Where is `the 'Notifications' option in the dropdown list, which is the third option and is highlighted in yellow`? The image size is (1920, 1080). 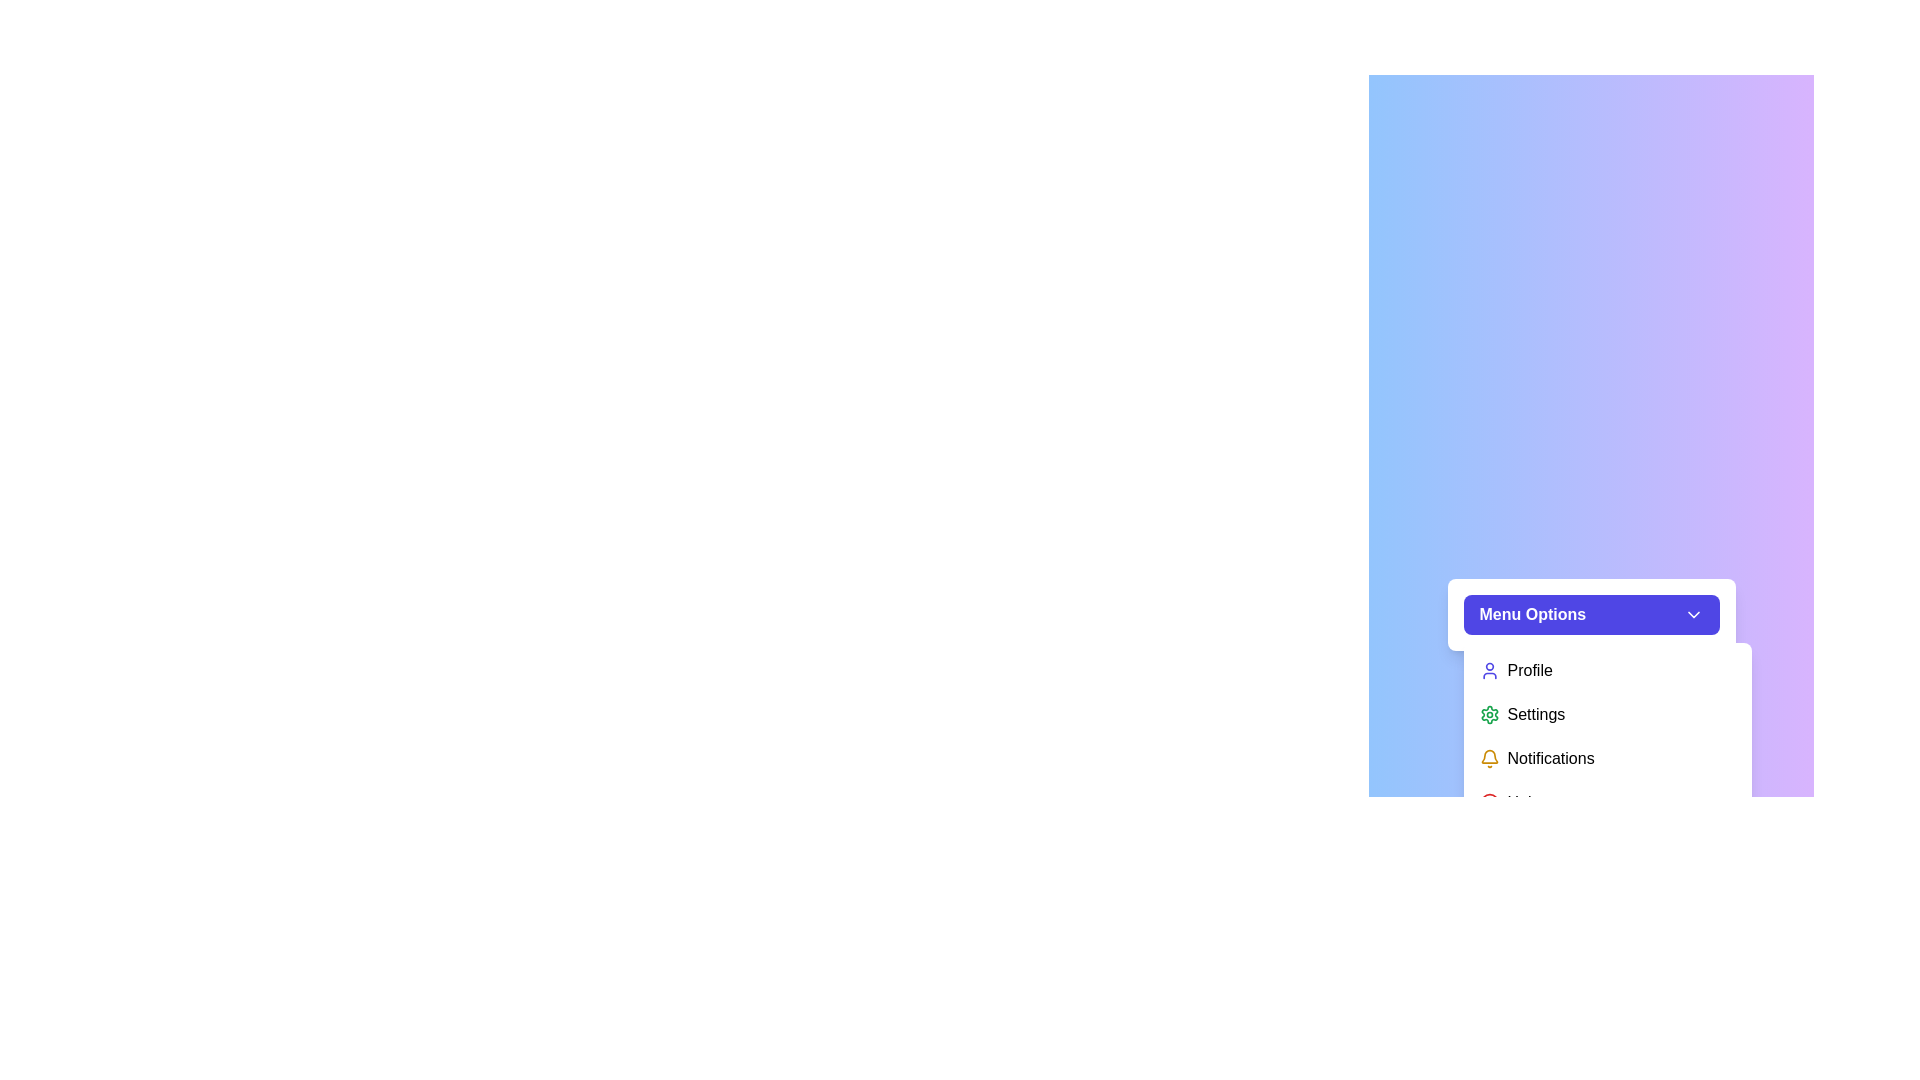 the 'Notifications' option in the dropdown list, which is the third option and is highlighted in yellow is located at coordinates (1607, 736).